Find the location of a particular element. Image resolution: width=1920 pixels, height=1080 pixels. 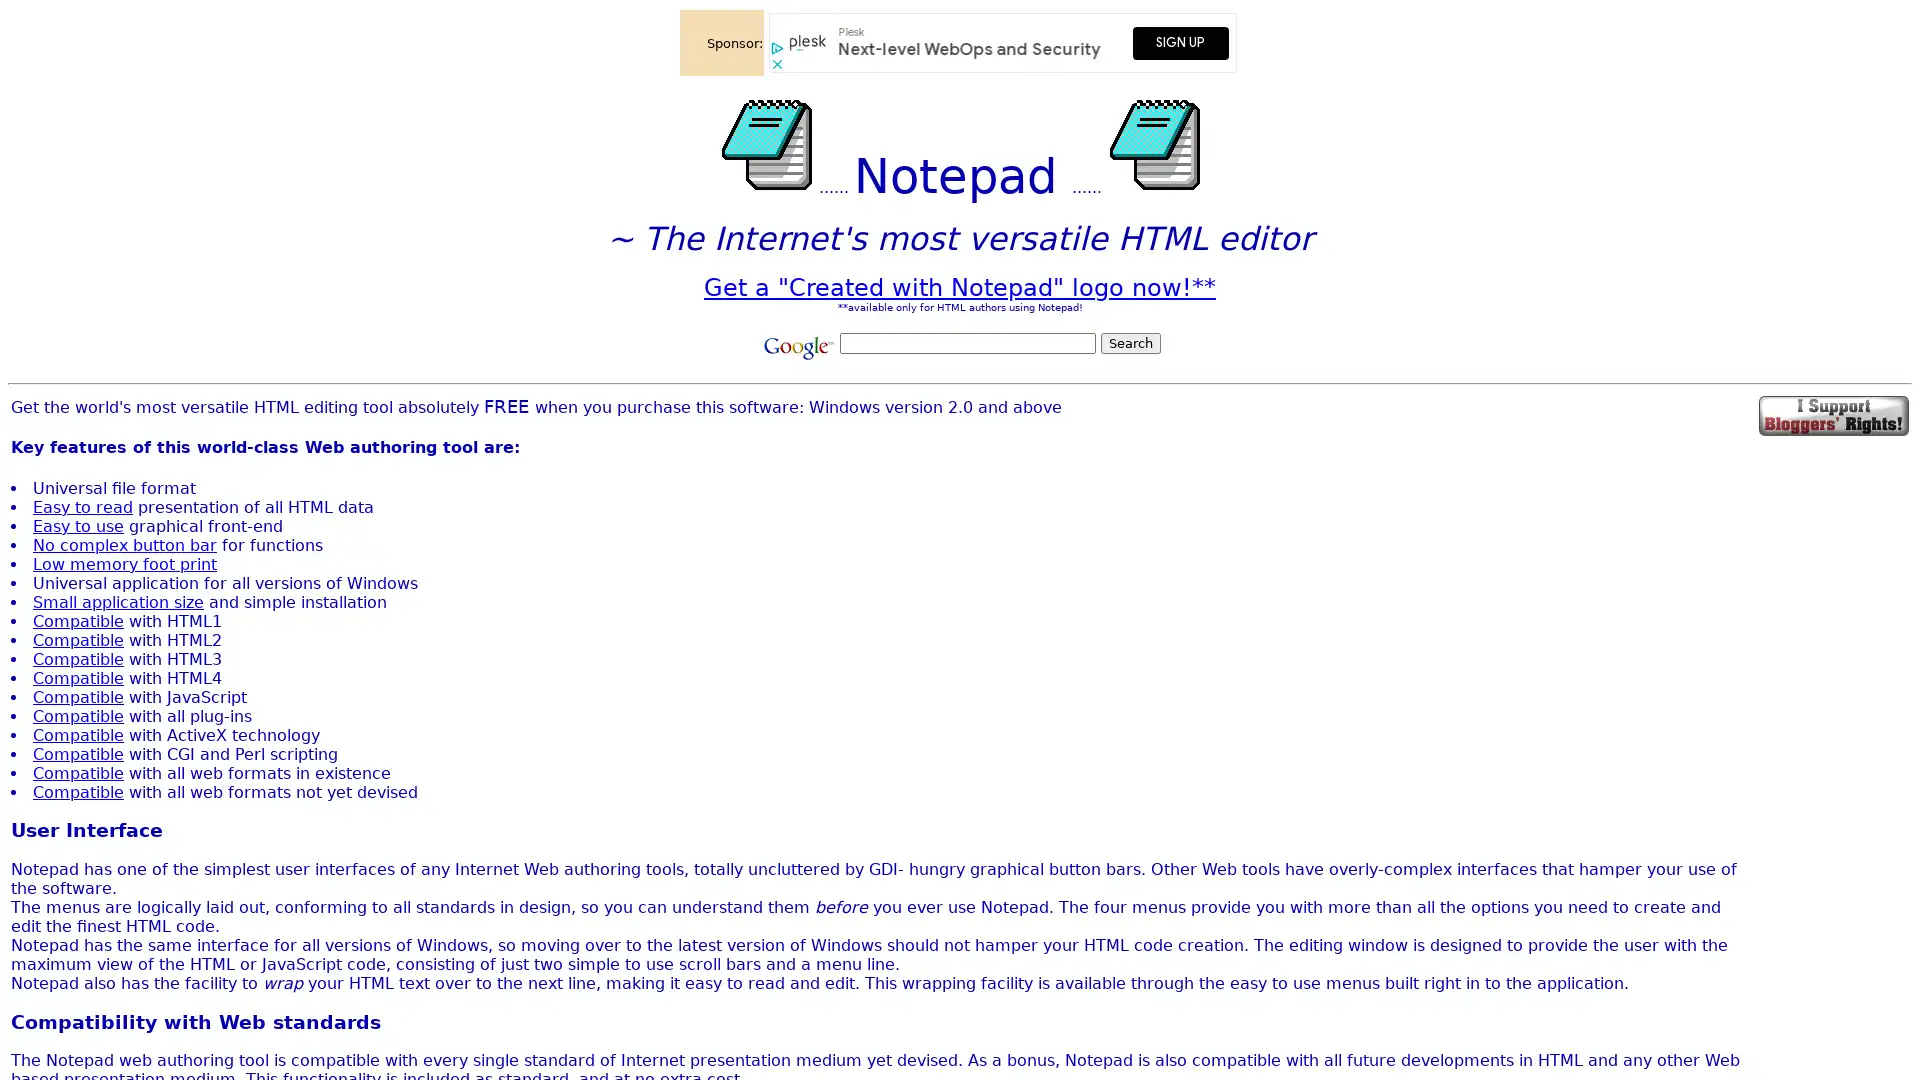

Search is located at coordinates (1129, 342).